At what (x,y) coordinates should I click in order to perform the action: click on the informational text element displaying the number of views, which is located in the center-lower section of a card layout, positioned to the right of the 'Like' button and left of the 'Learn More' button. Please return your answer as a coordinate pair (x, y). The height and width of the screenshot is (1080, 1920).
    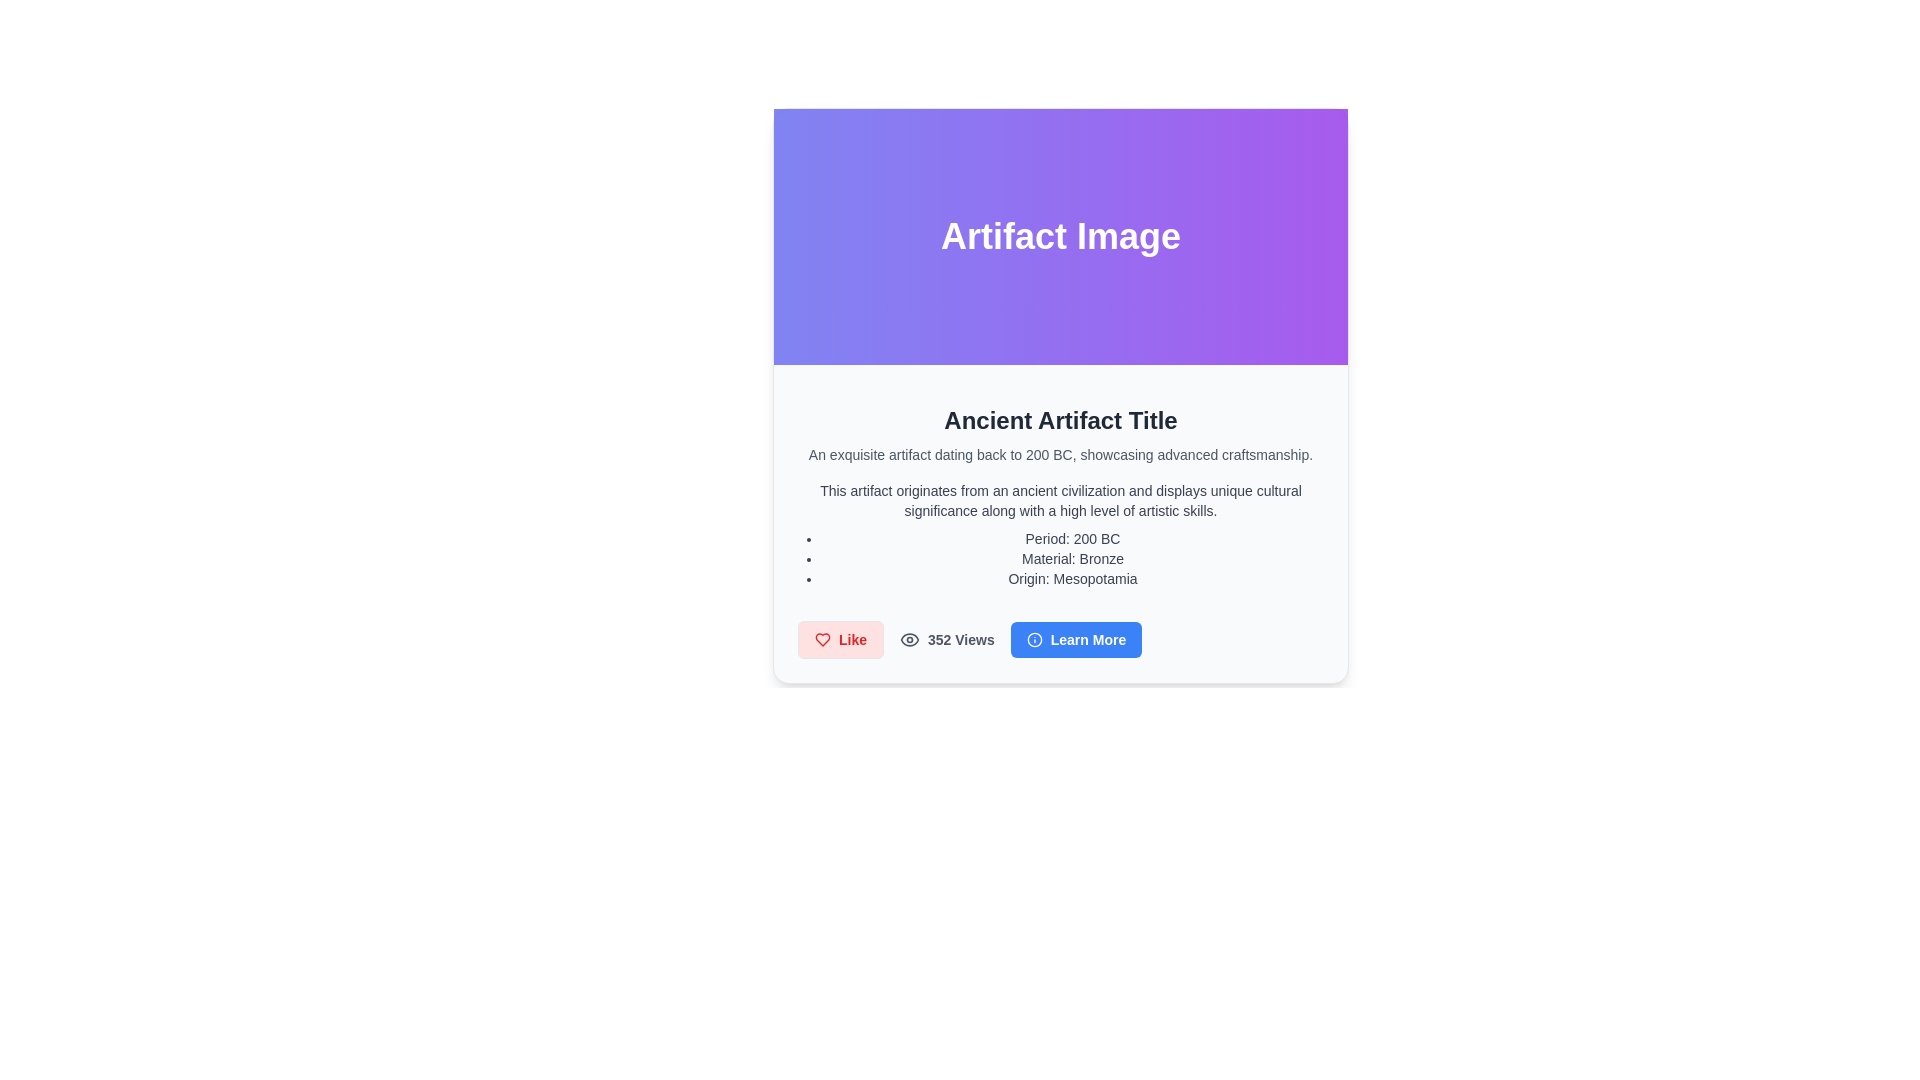
    Looking at the image, I should click on (946, 640).